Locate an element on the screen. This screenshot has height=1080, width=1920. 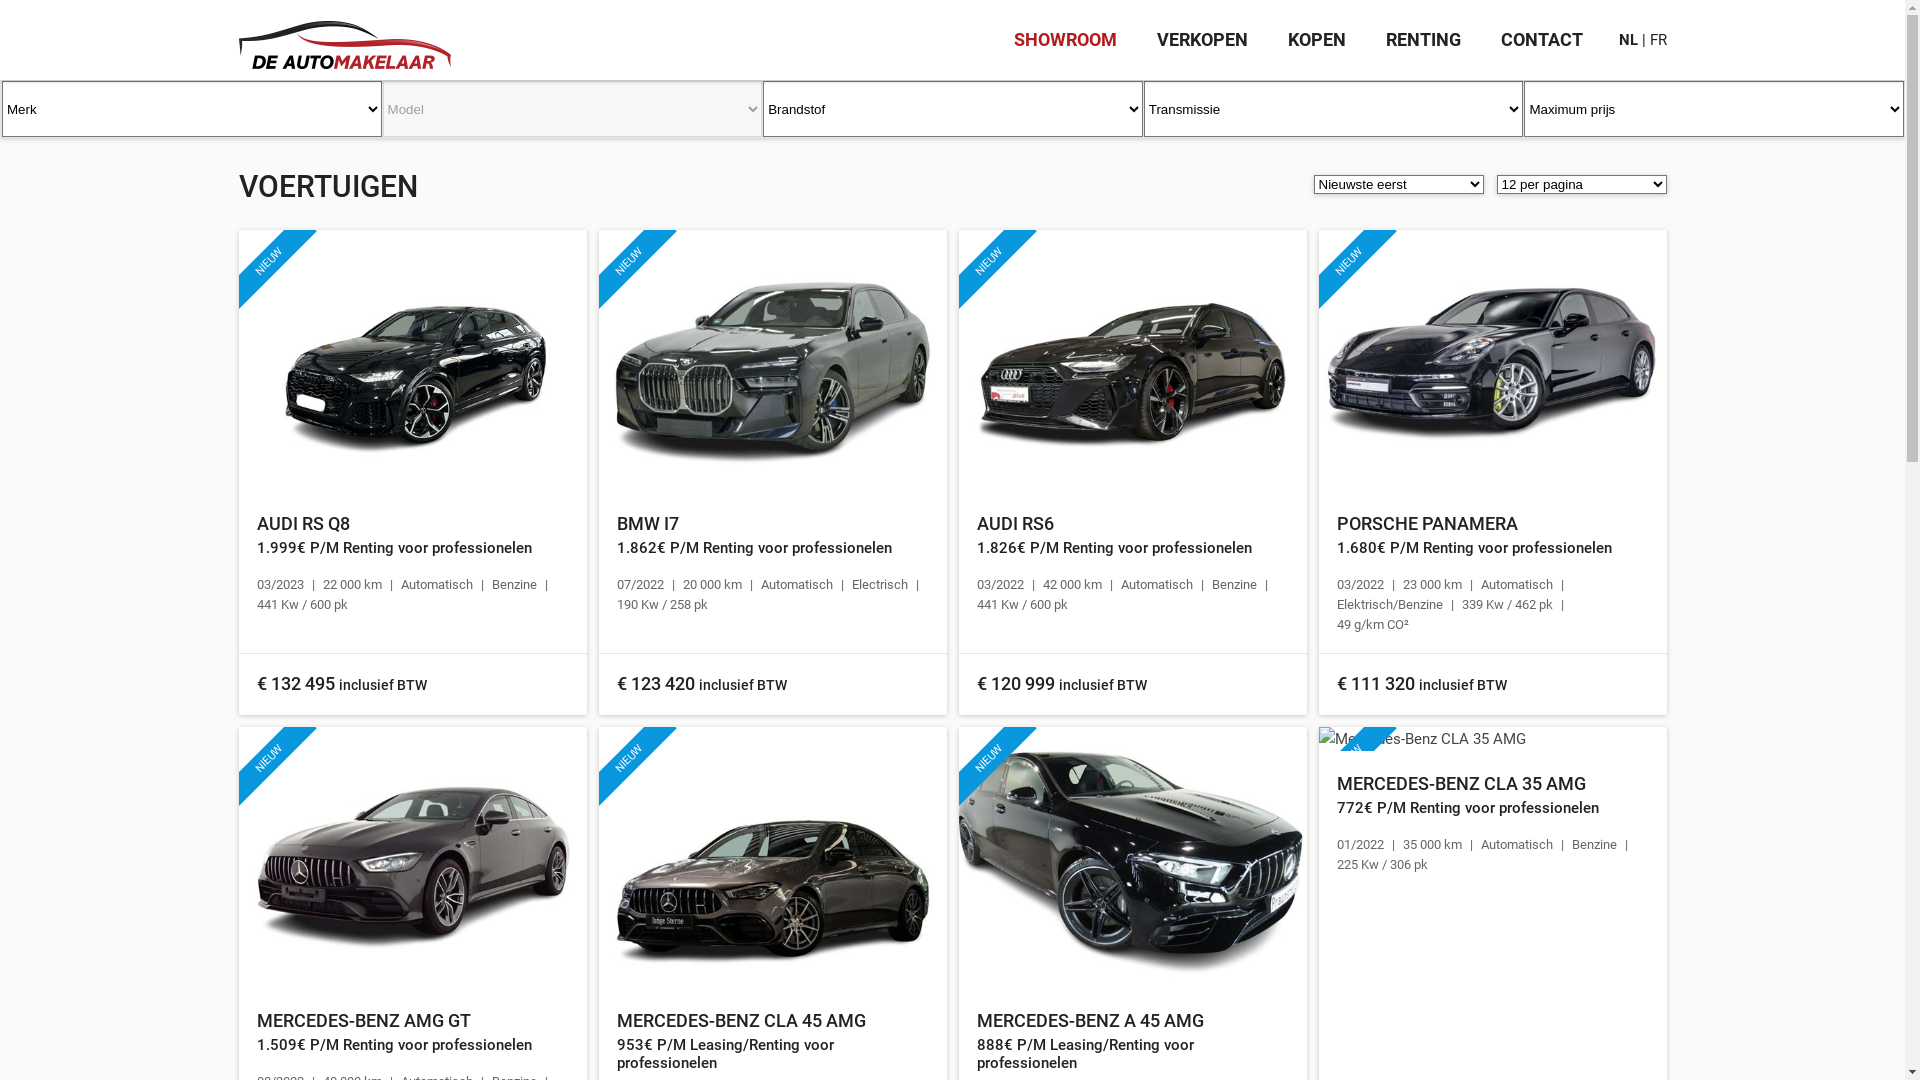
'KOPEN' is located at coordinates (1316, 39).